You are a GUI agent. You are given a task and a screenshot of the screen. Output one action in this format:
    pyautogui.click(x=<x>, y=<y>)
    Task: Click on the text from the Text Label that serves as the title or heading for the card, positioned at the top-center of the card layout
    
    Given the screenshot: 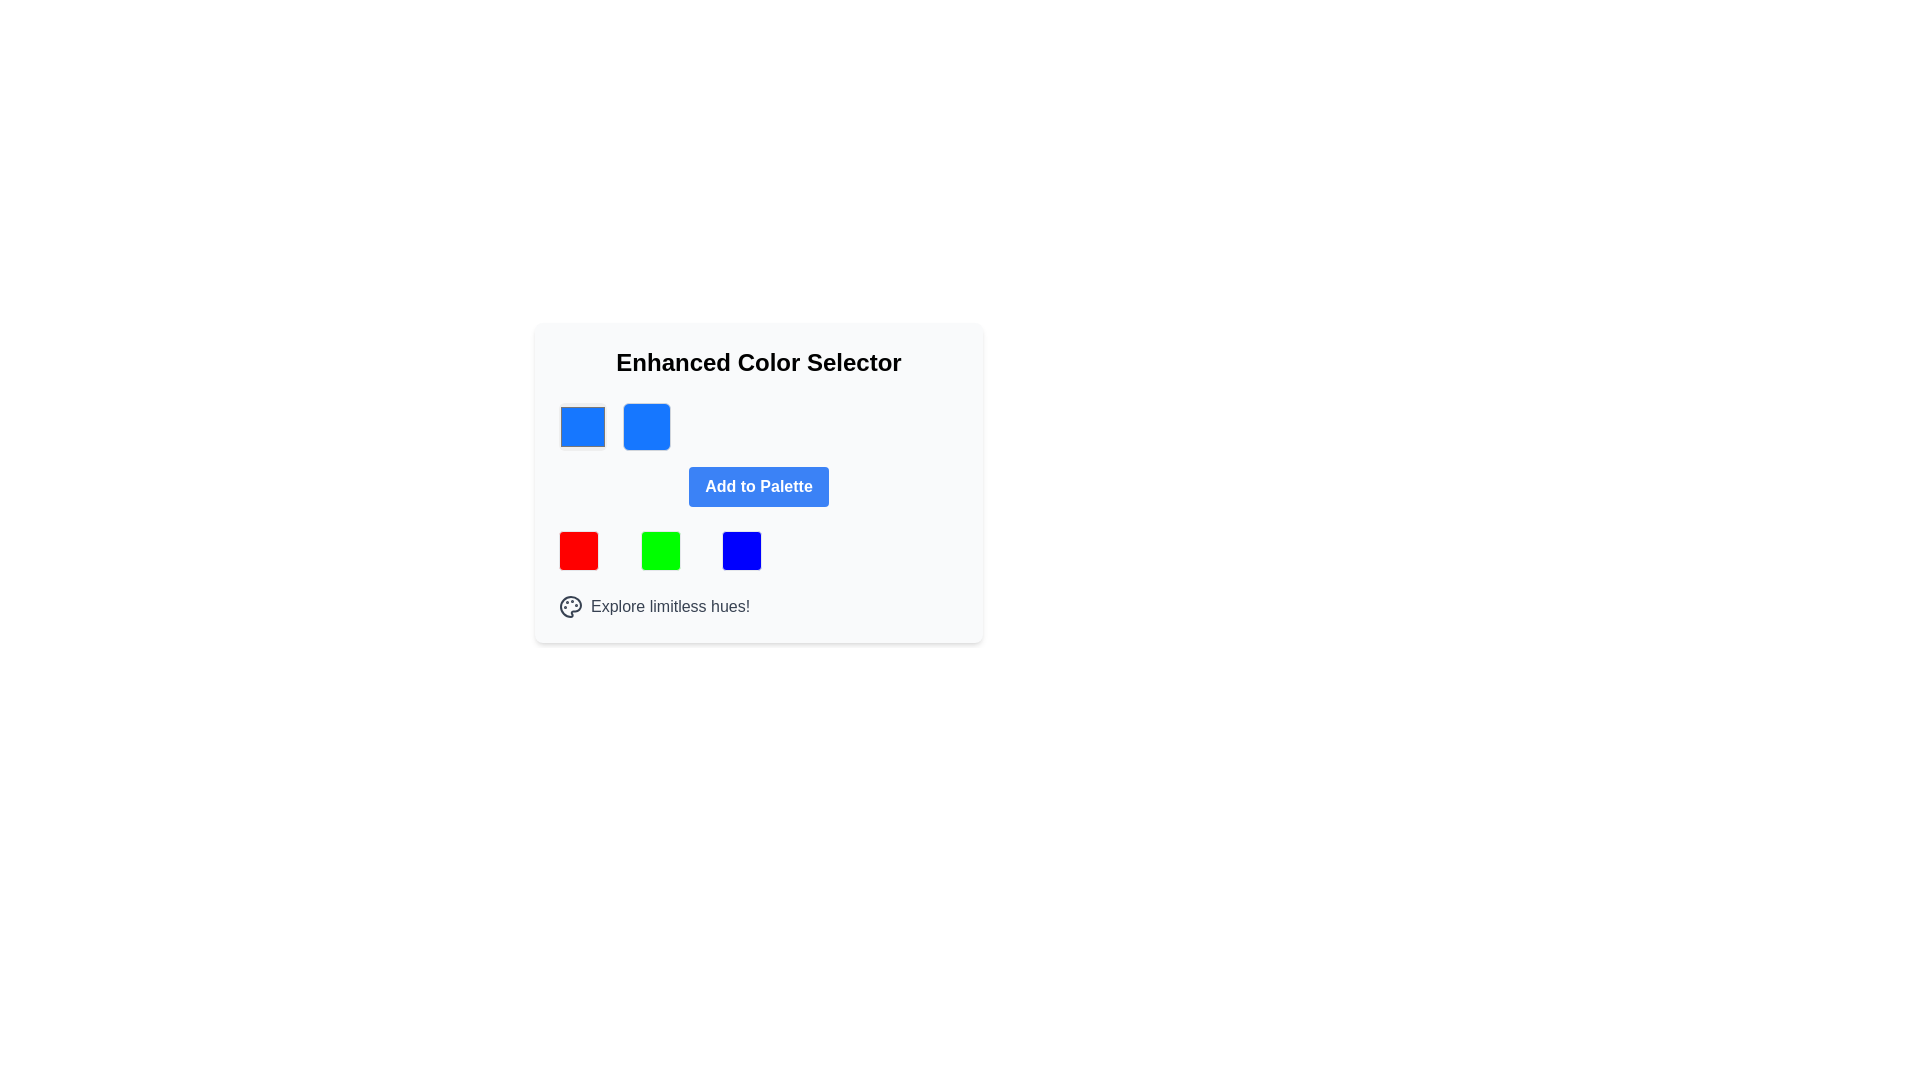 What is the action you would take?
    pyautogui.click(x=757, y=362)
    